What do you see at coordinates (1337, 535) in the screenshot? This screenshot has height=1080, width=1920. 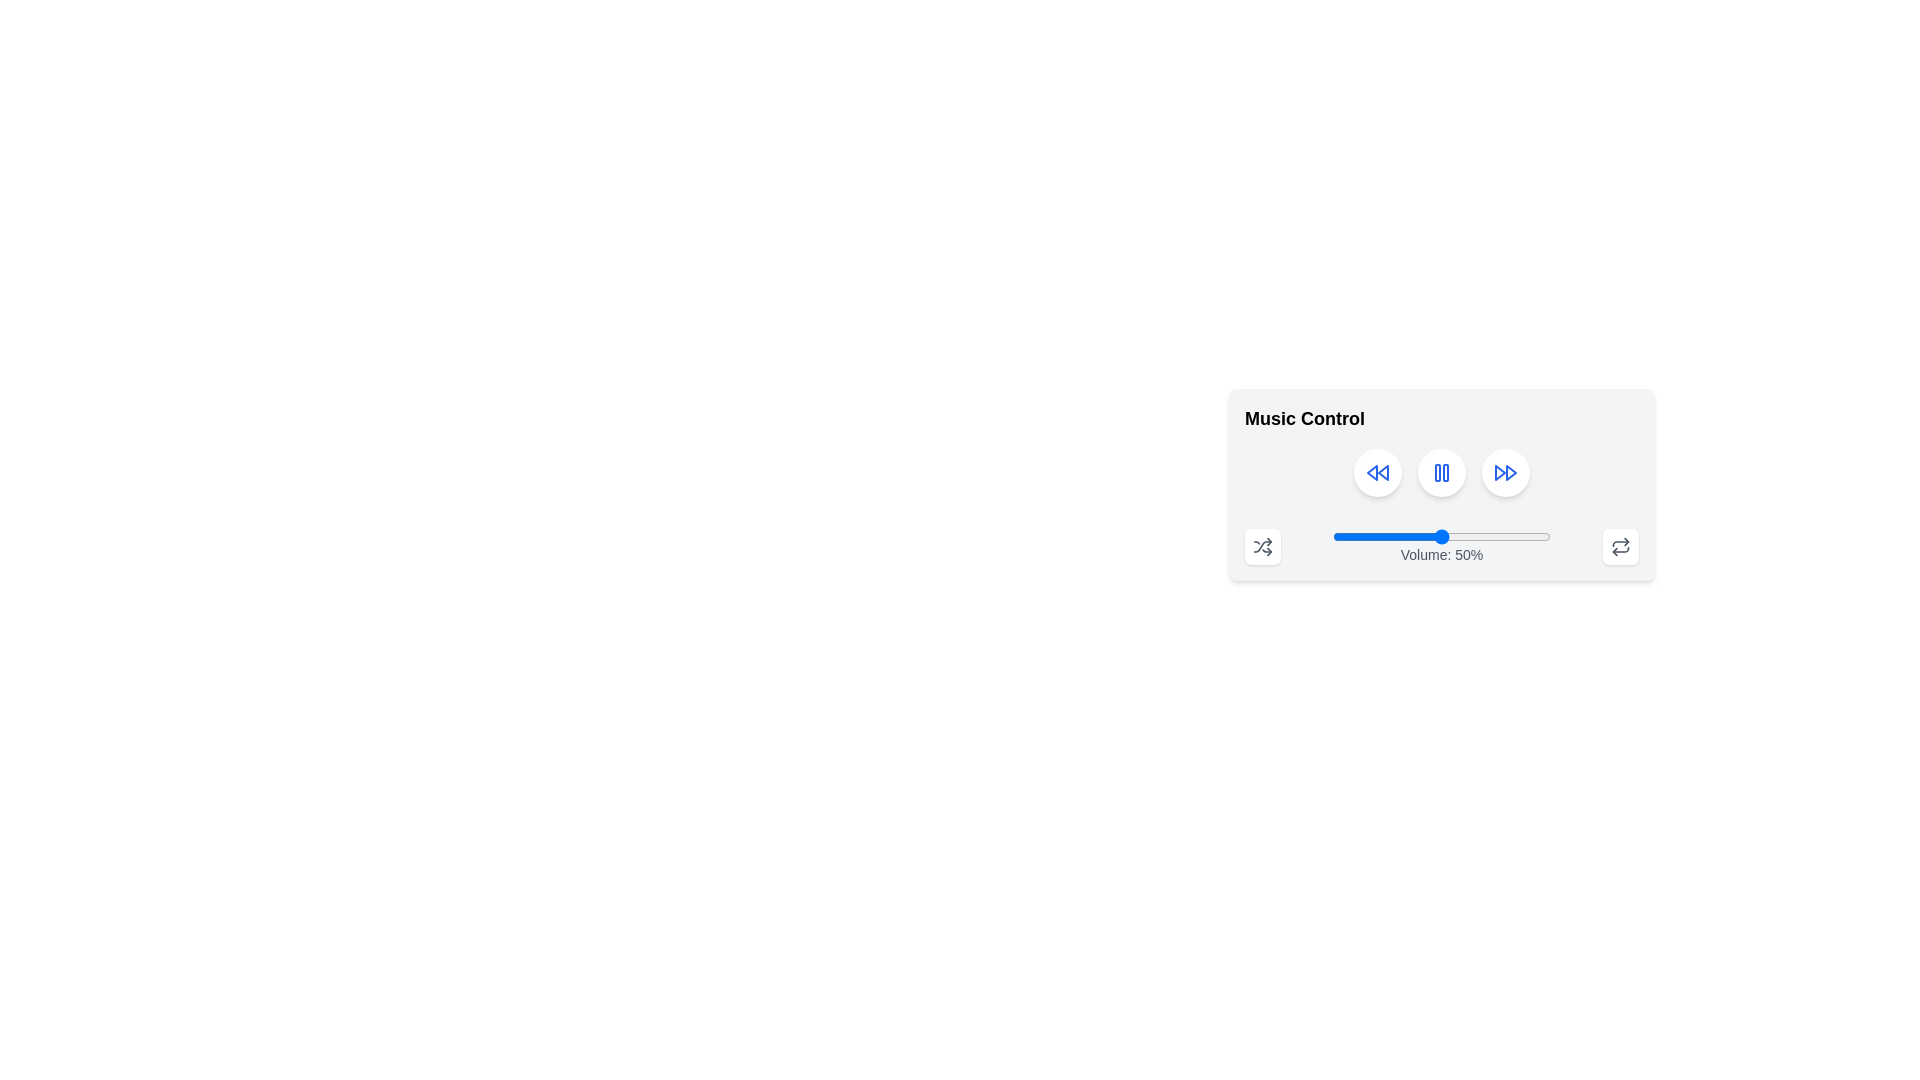 I see `volume` at bounding box center [1337, 535].